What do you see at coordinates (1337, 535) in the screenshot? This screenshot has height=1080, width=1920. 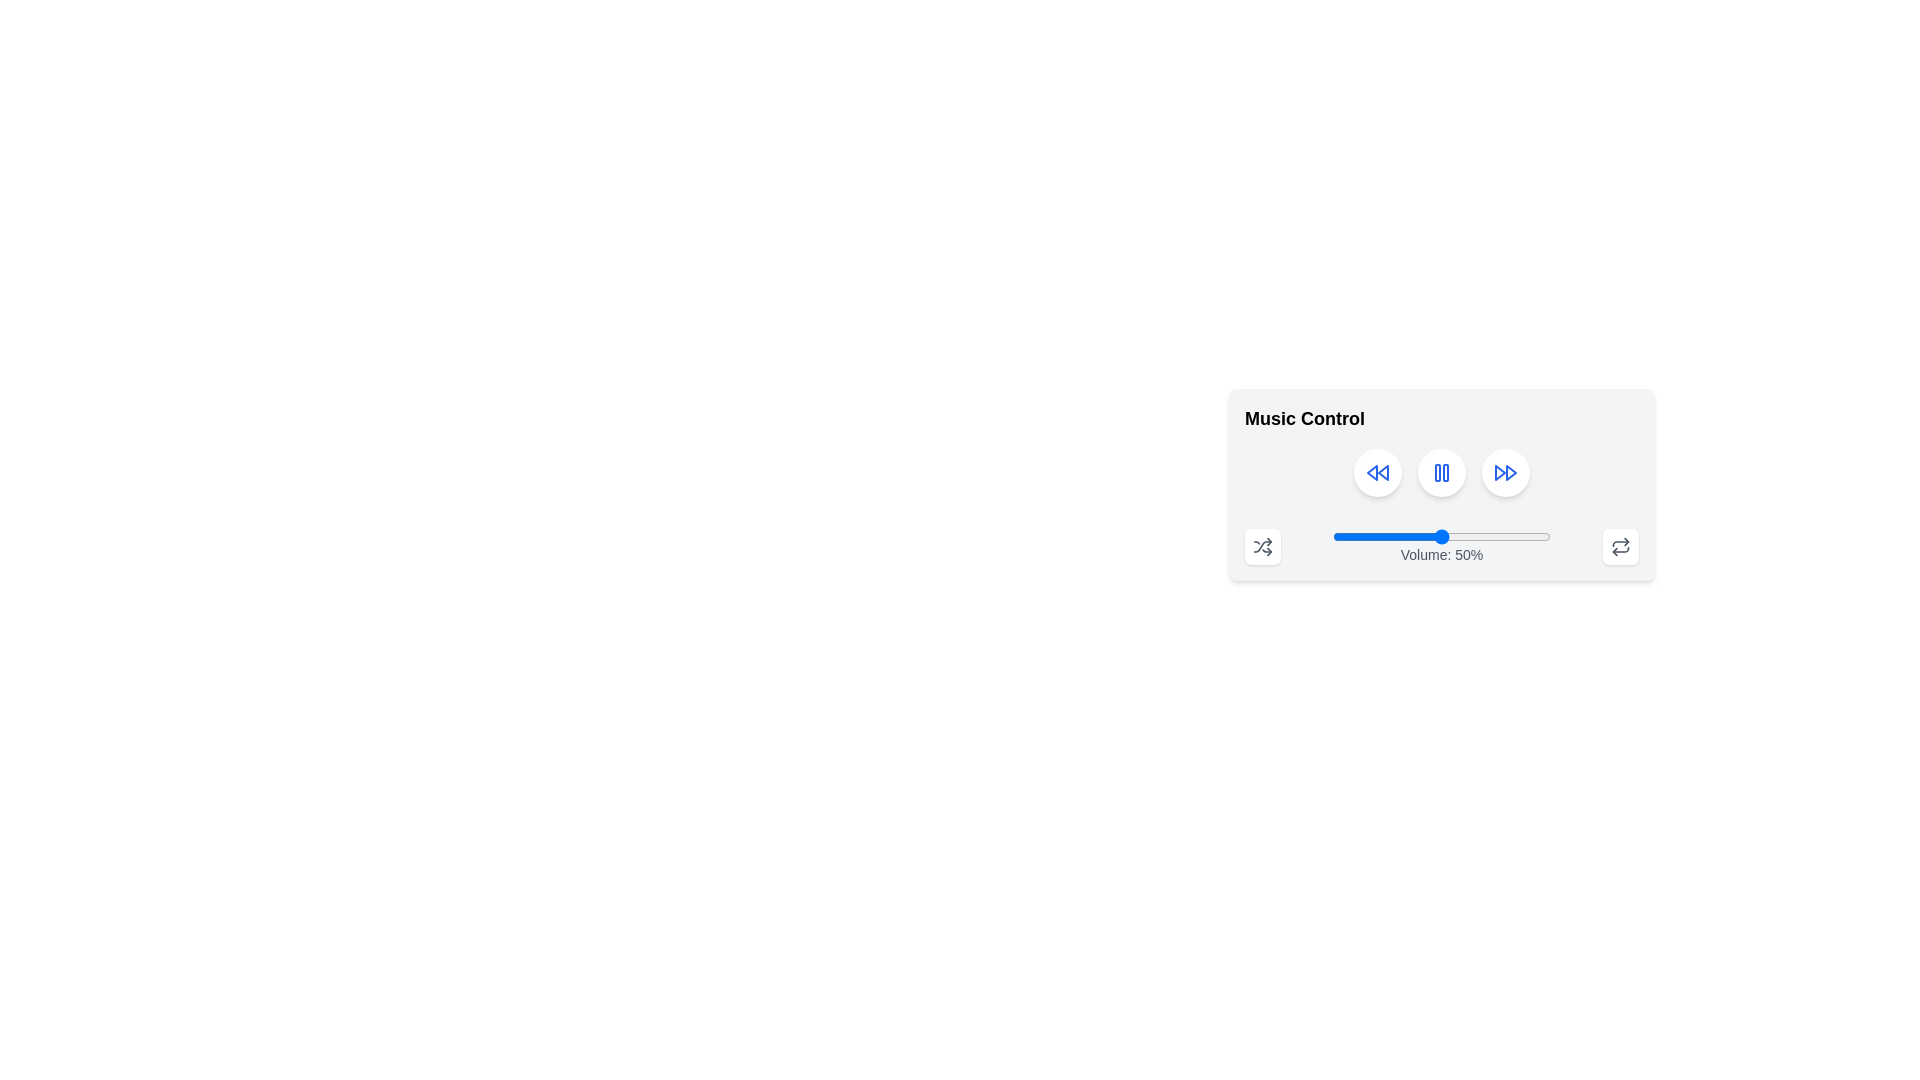 I see `volume` at bounding box center [1337, 535].